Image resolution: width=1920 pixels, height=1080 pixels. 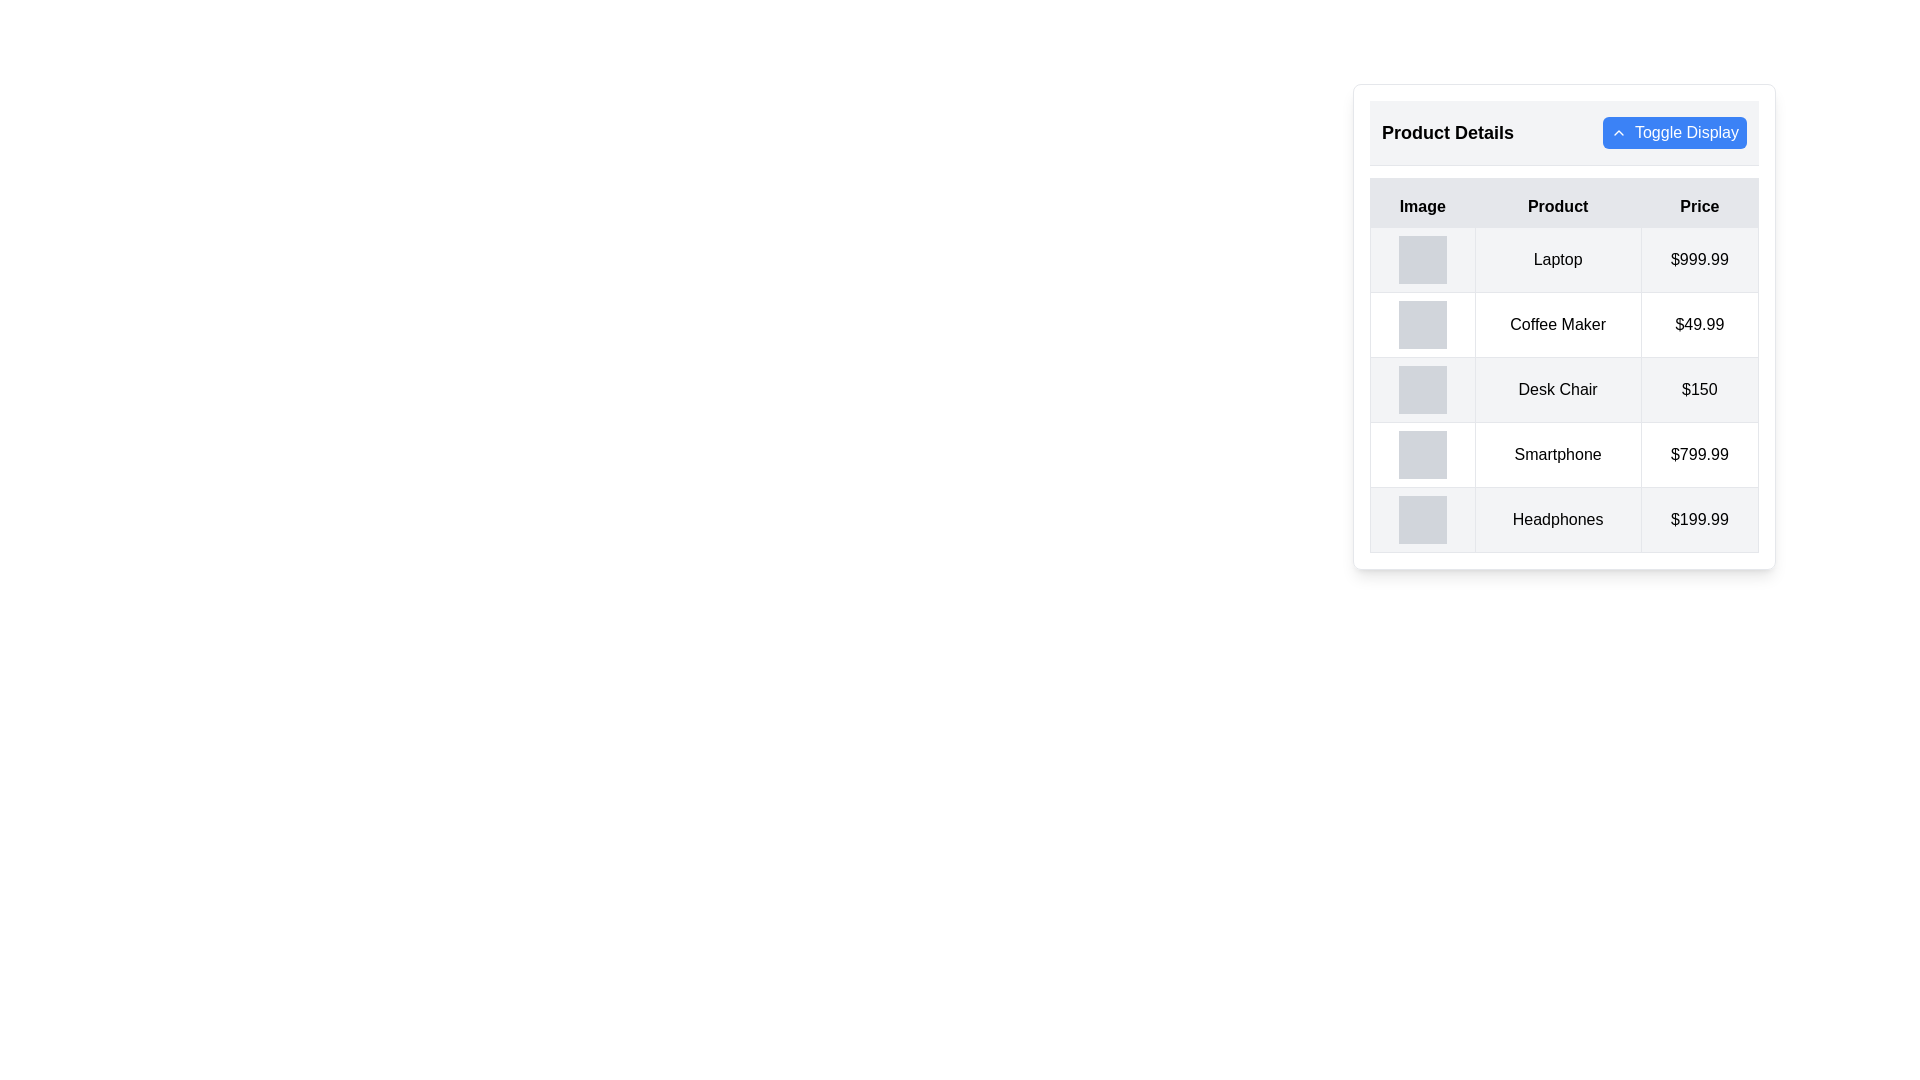 I want to click on the image display placeholder for the product 'Desk Chair' located in the third row under the 'Image' column, so click(x=1421, y=389).